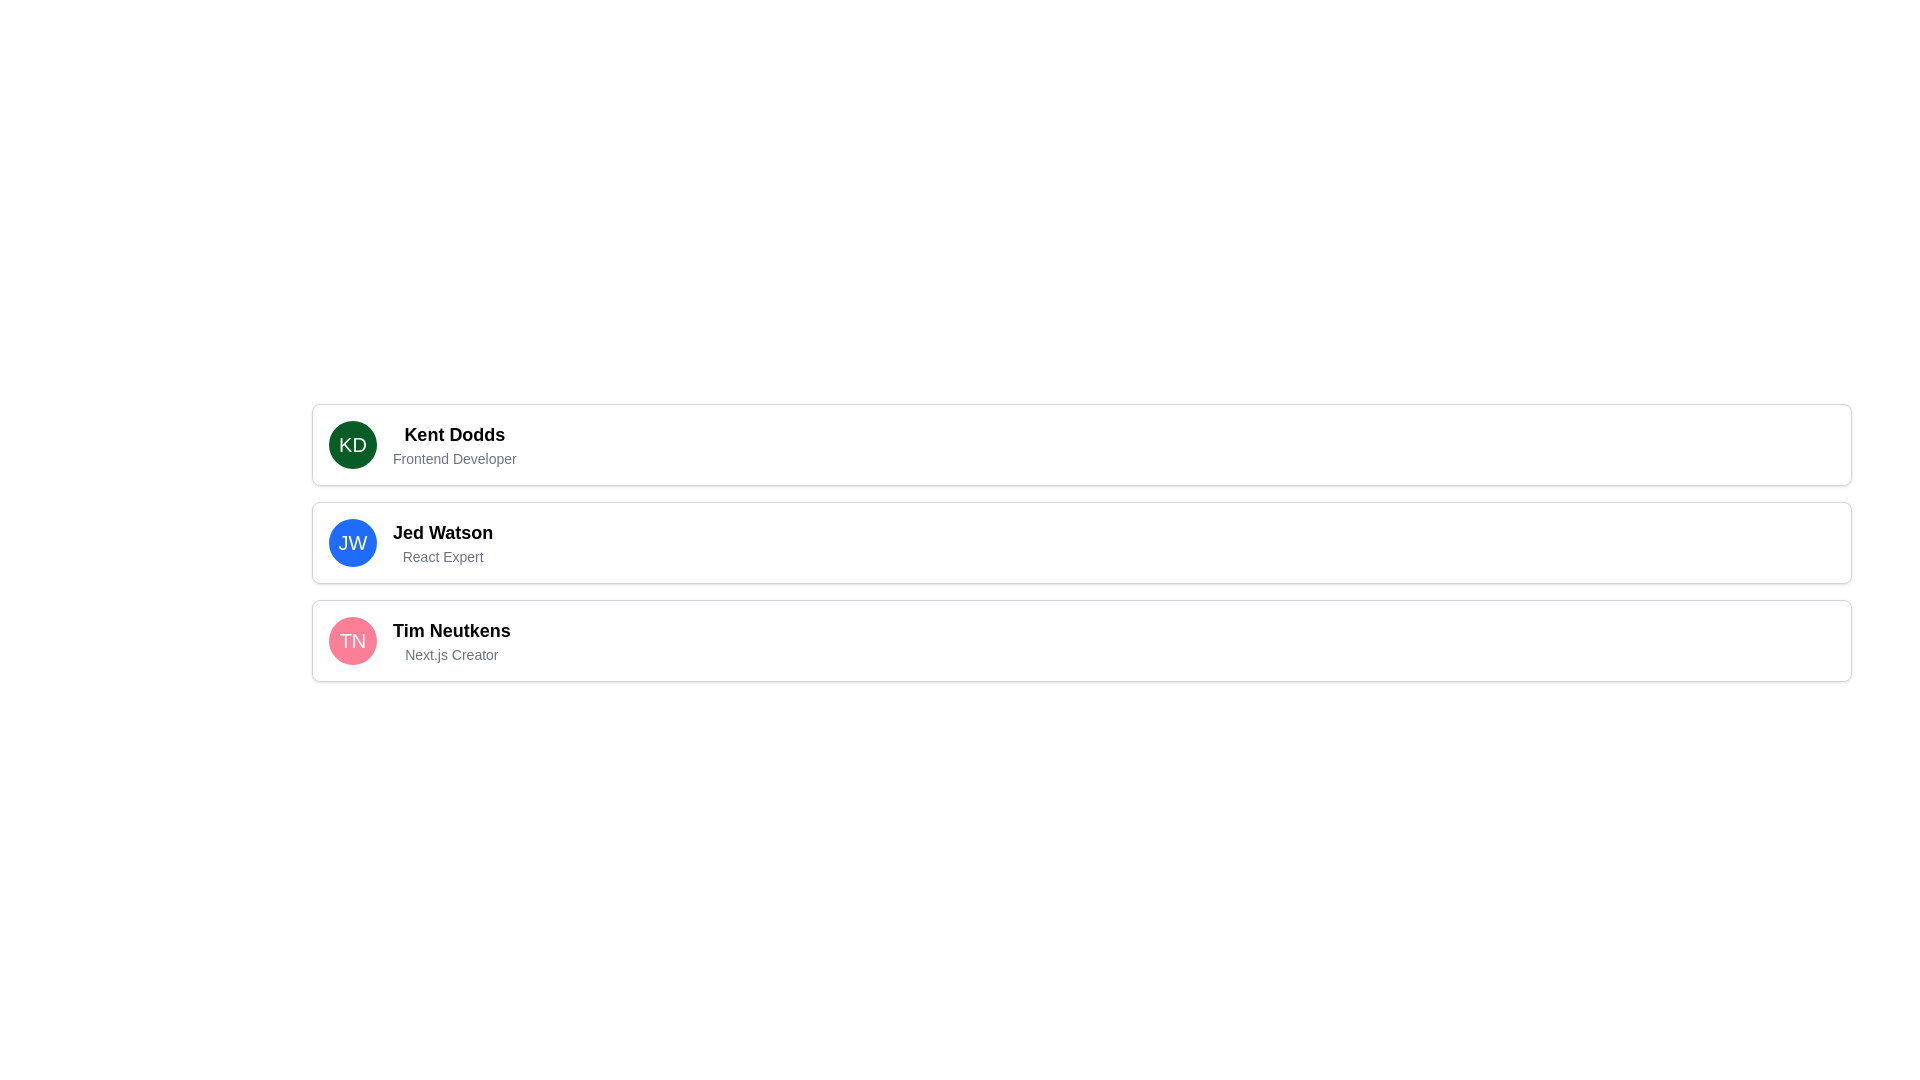  I want to click on the text block element displaying 'Jed Watson' and the subtitle 'React Expert' within the second profile card in a vertical list, so click(442, 543).